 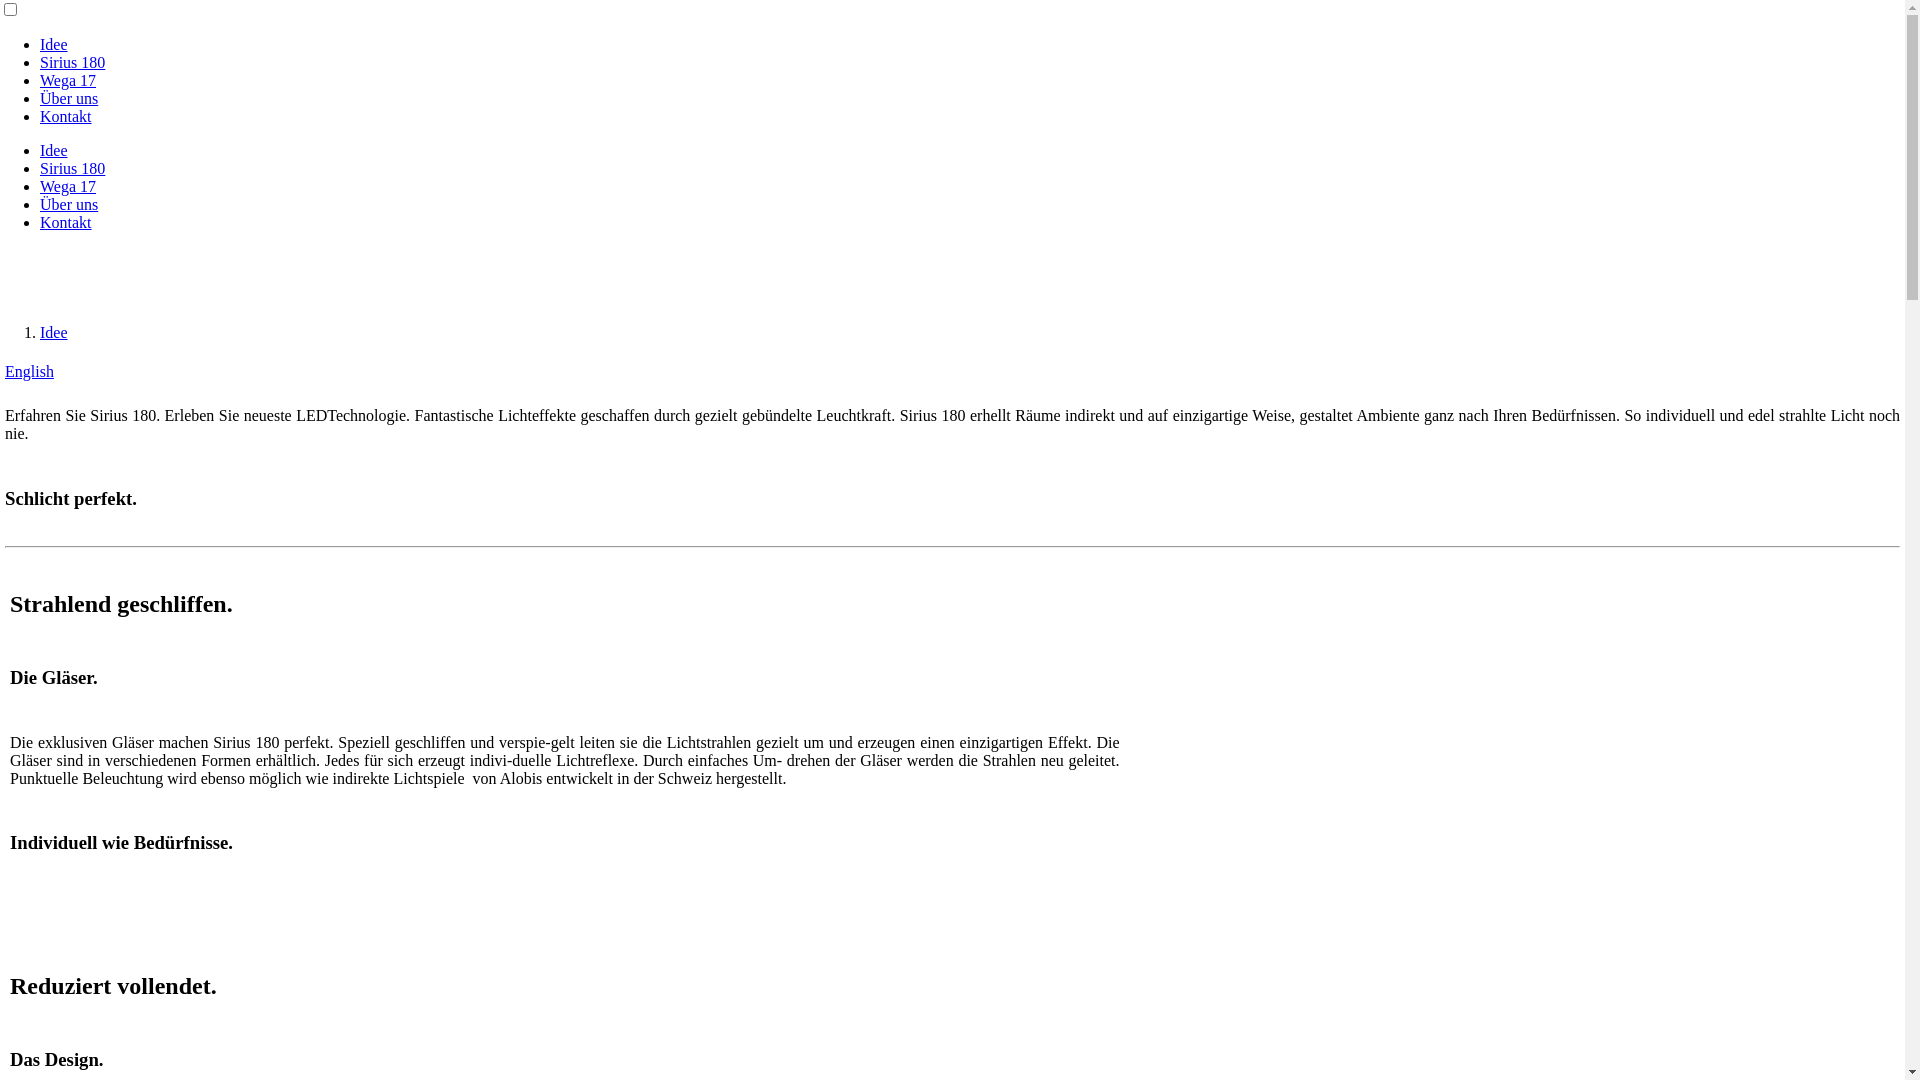 What do you see at coordinates (72, 61) in the screenshot?
I see `'Sirius 180'` at bounding box center [72, 61].